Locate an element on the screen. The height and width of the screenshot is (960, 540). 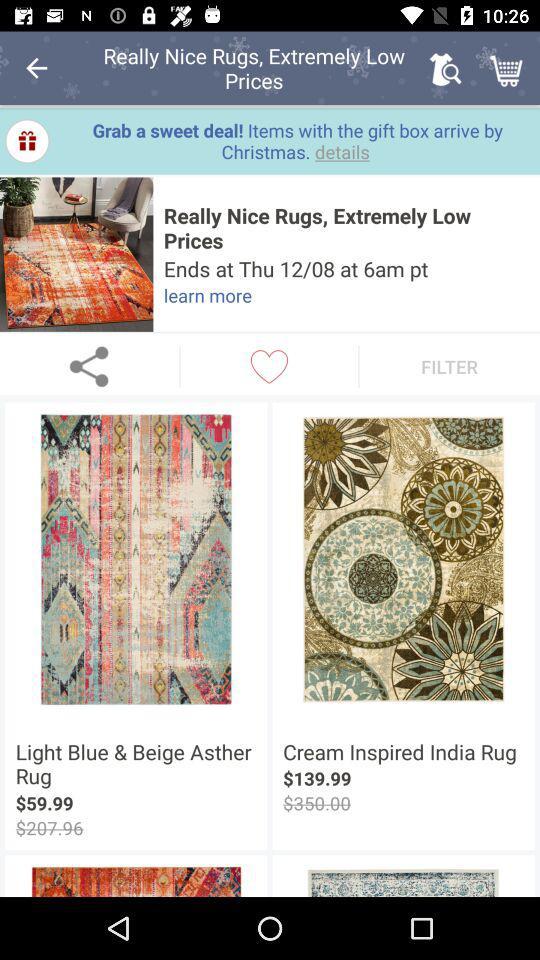
item above grab a sweet is located at coordinates (445, 68).